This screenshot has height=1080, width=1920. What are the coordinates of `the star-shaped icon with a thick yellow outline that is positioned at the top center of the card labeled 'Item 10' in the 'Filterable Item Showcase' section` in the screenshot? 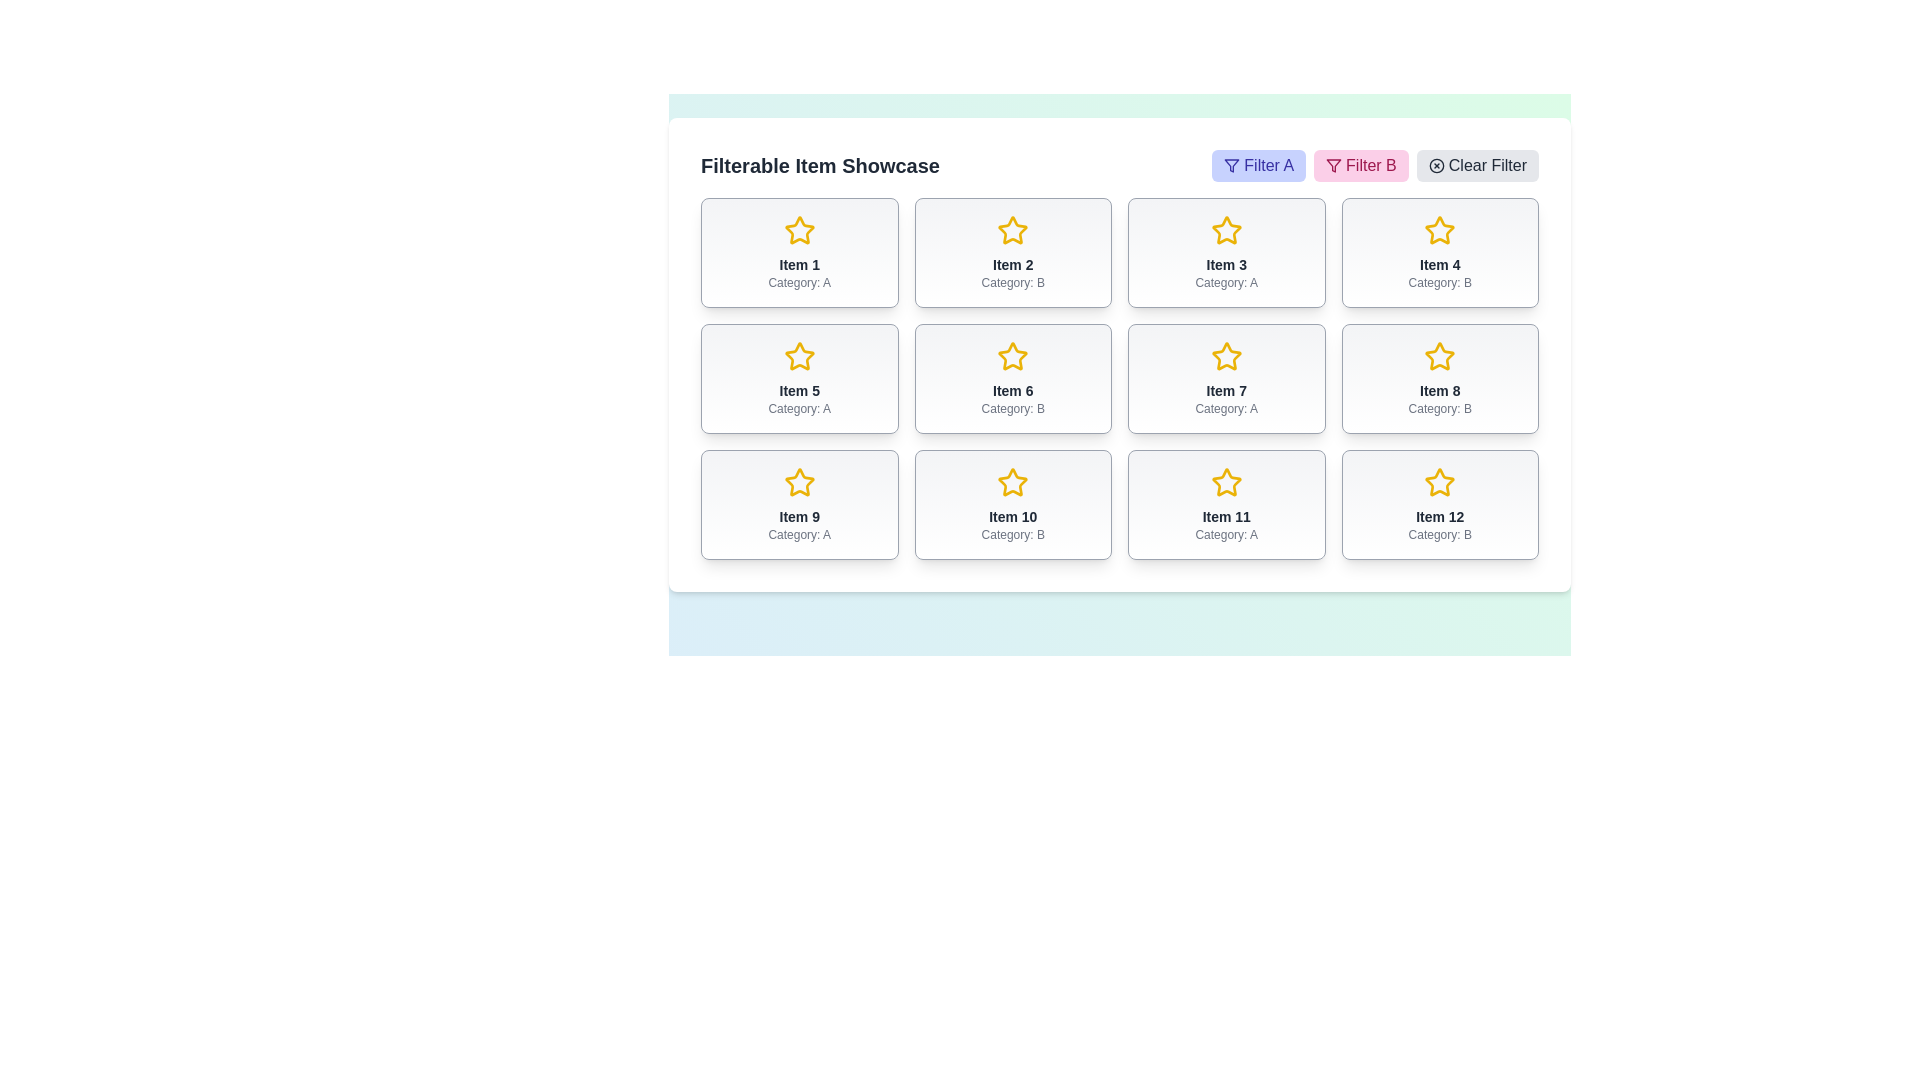 It's located at (1013, 482).